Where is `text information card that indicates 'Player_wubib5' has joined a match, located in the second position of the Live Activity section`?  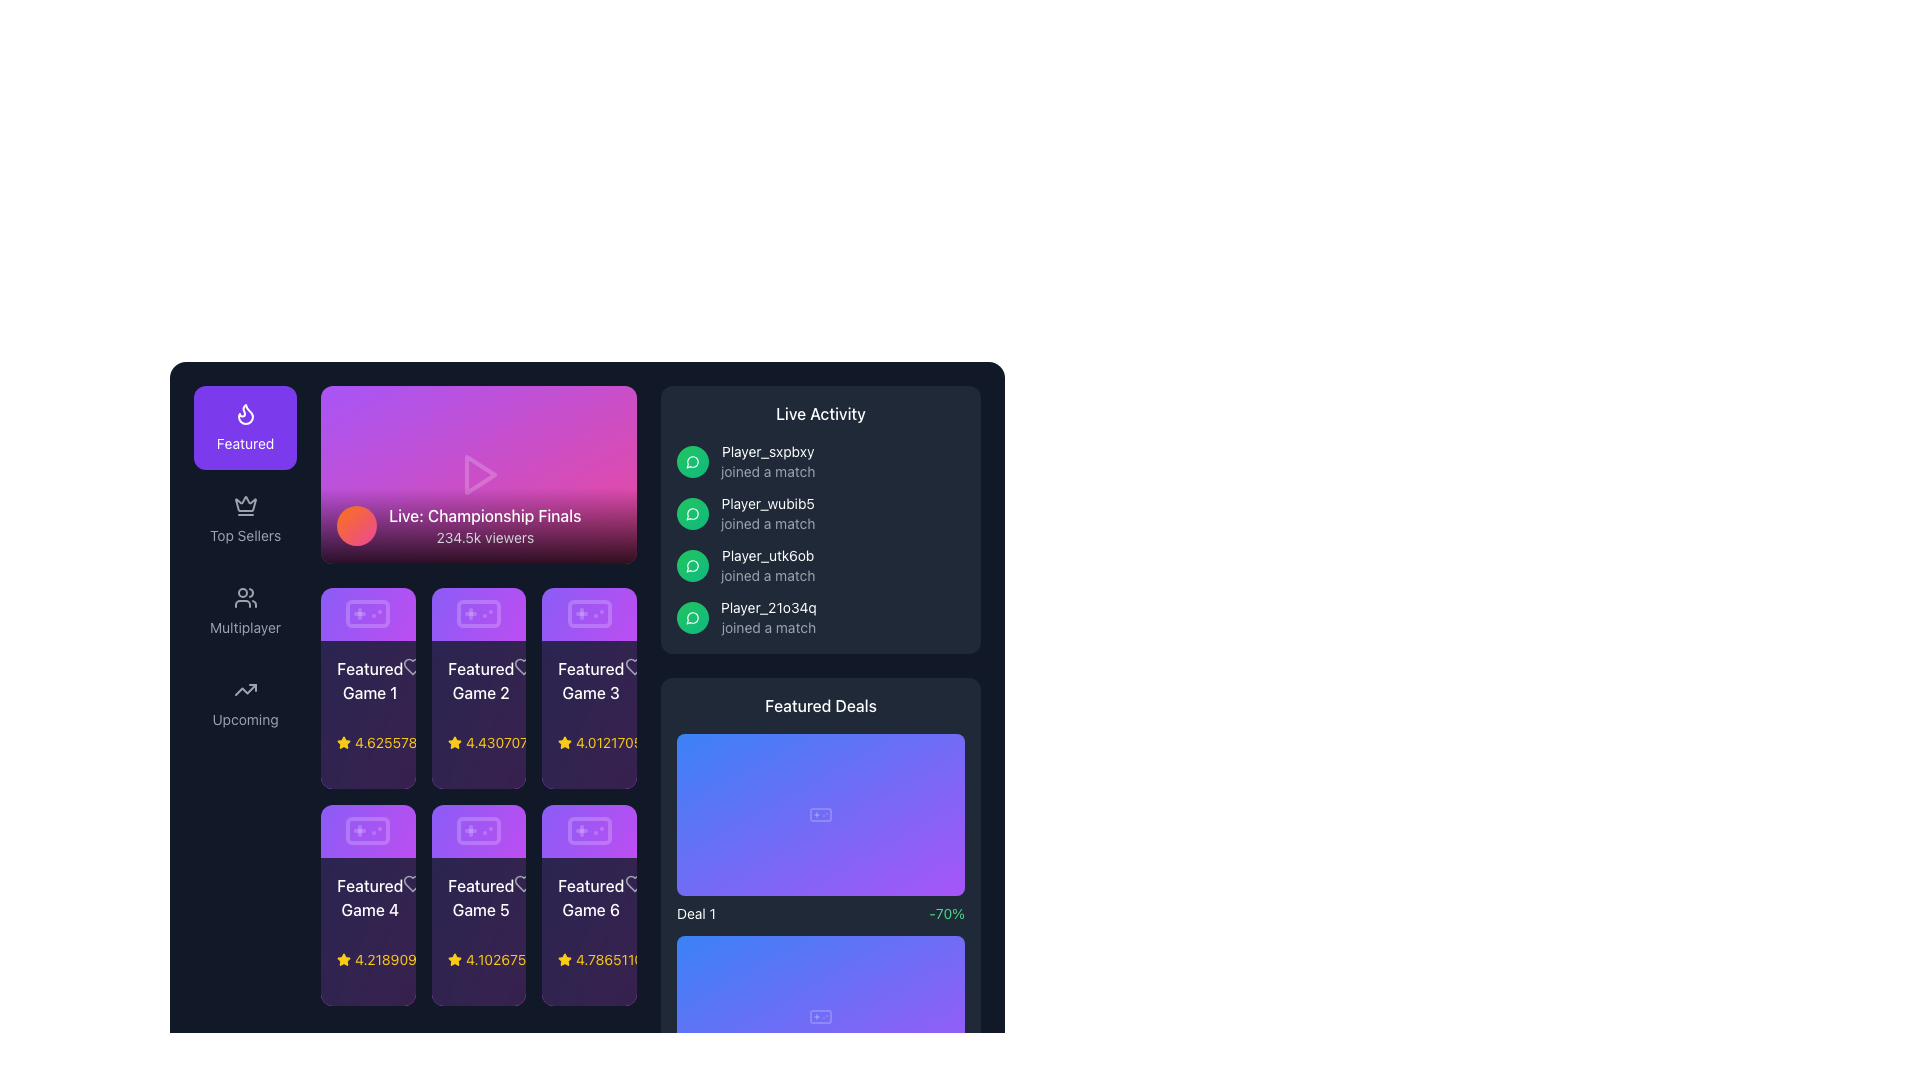
text information card that indicates 'Player_wubib5' has joined a match, located in the second position of the Live Activity section is located at coordinates (767, 512).